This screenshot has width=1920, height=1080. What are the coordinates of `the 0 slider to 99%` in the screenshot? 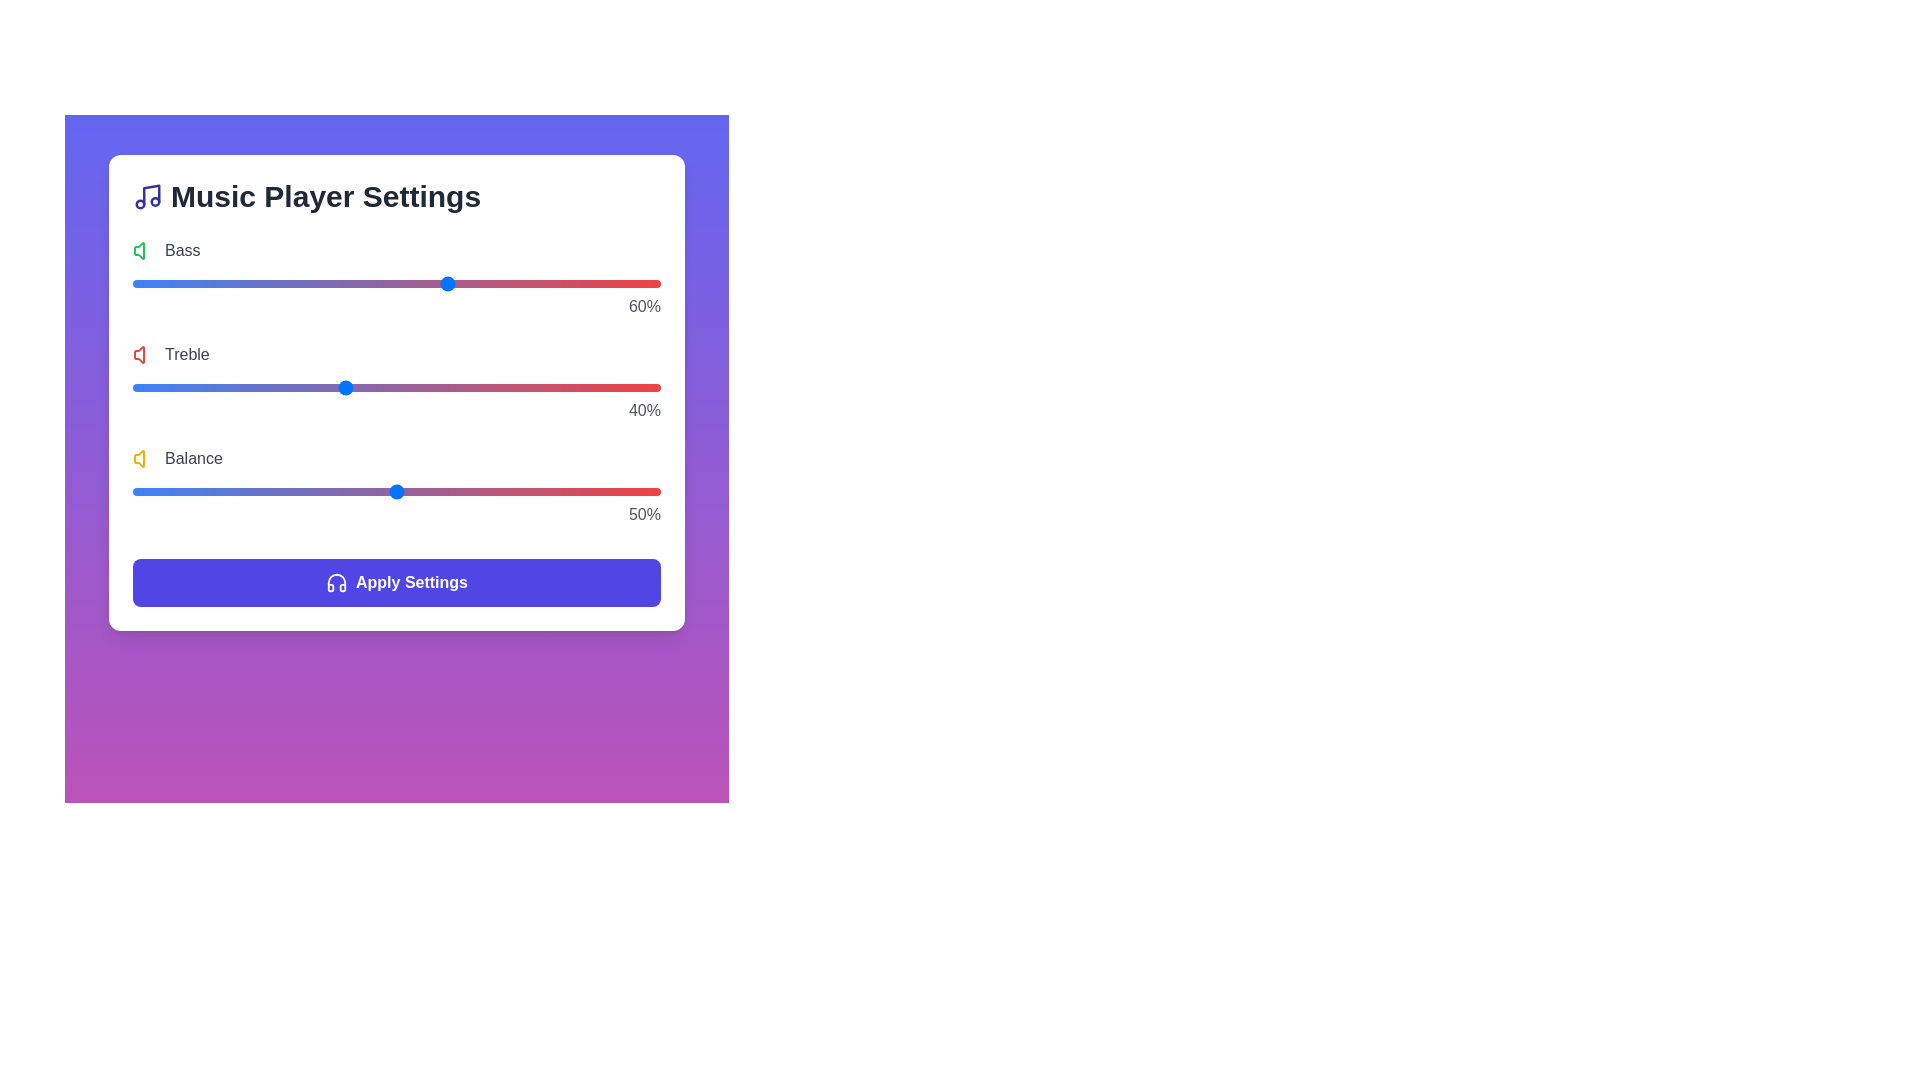 It's located at (655, 284).